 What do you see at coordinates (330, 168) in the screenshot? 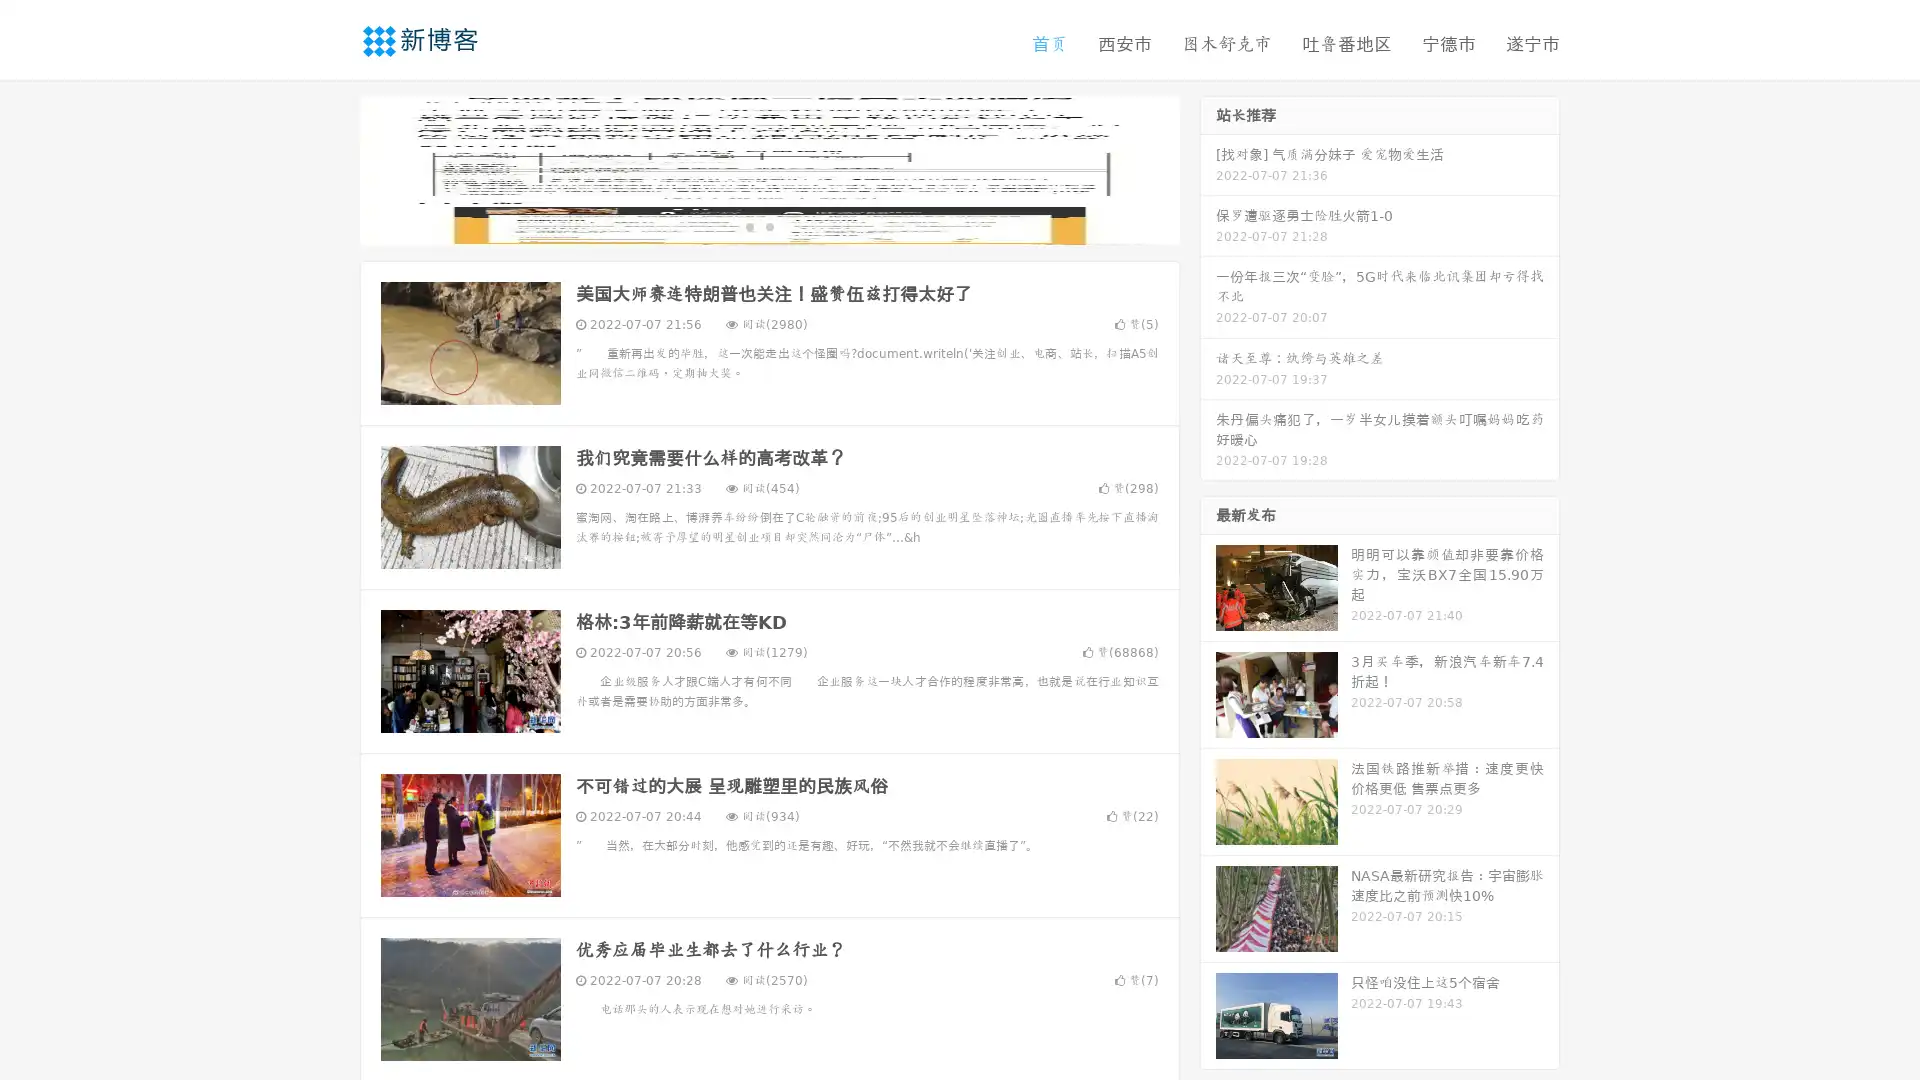
I see `Previous slide` at bounding box center [330, 168].